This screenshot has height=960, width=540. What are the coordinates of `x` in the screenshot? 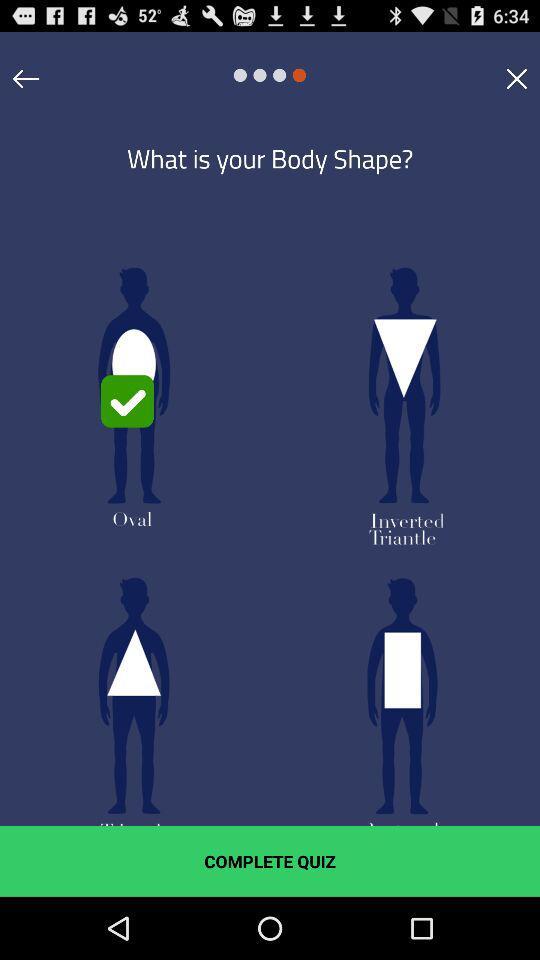 It's located at (516, 78).